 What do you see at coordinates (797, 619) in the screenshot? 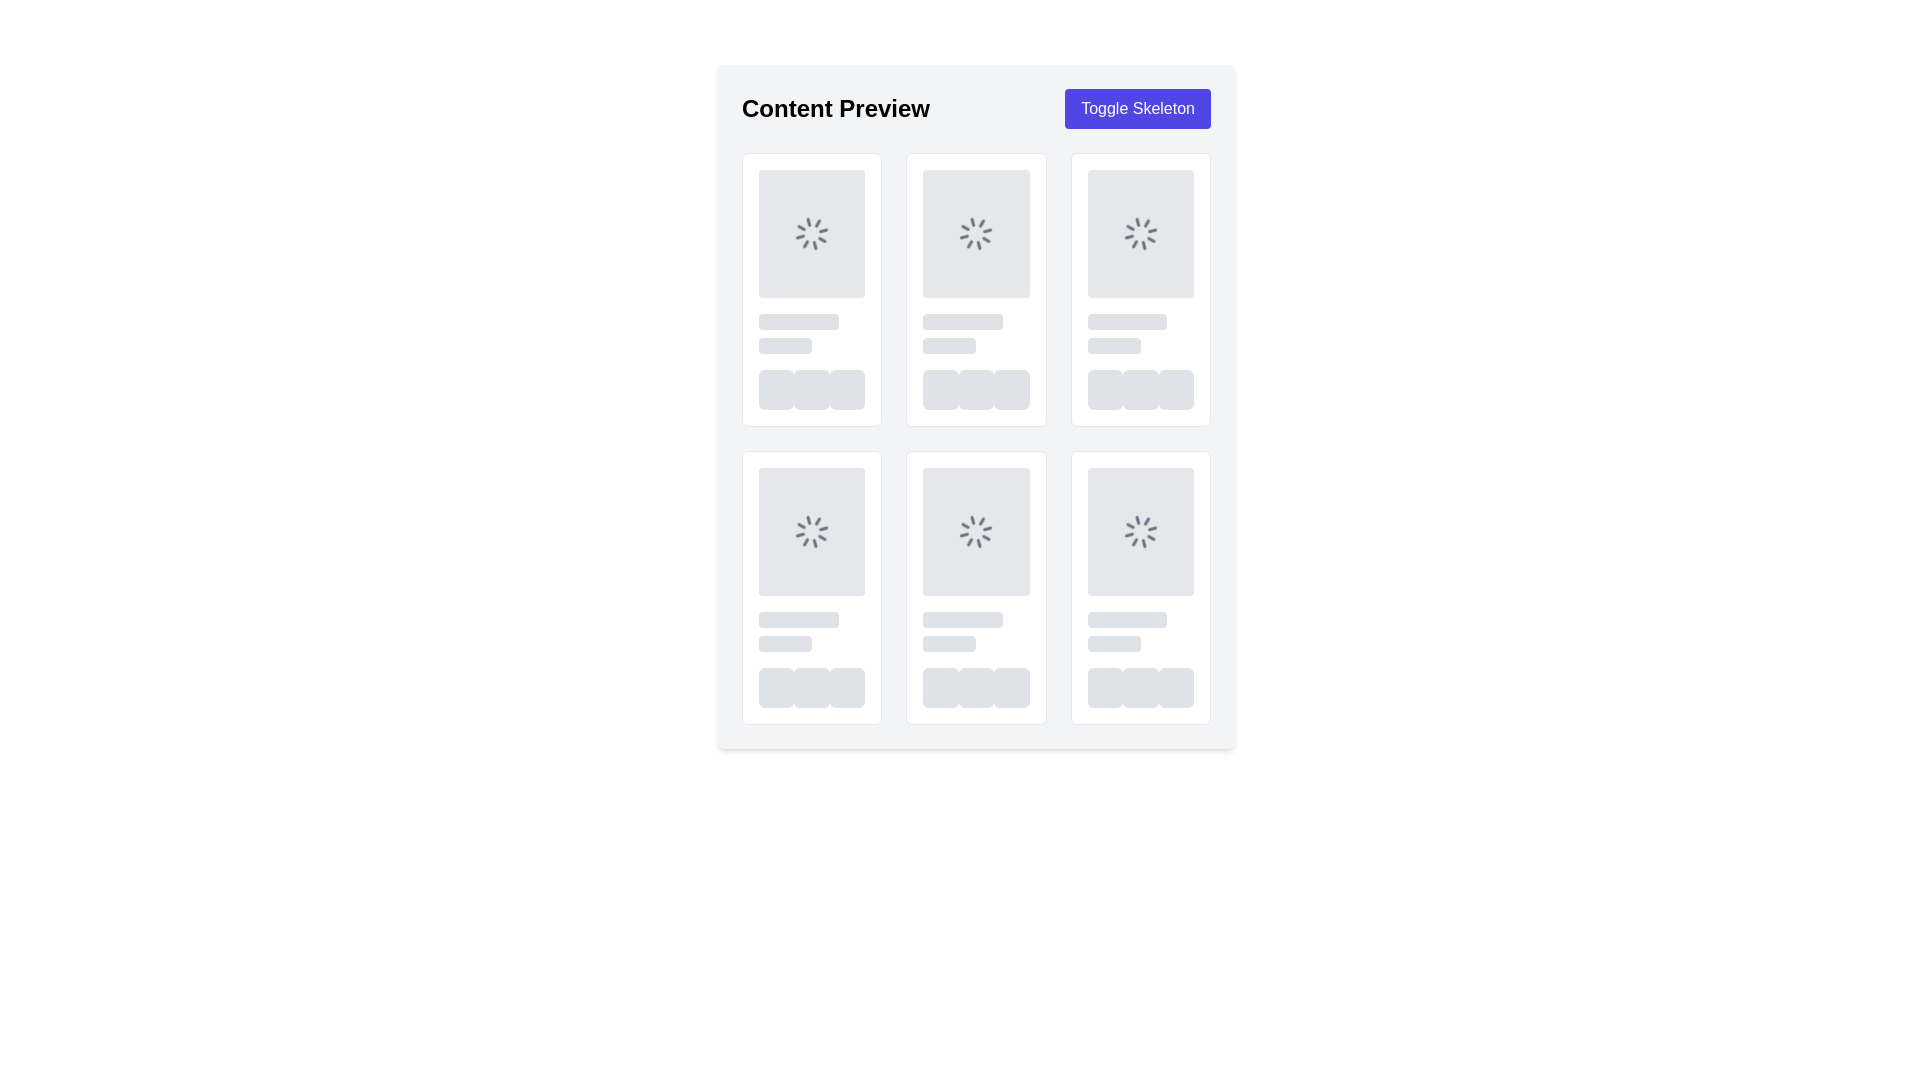
I see `the gray, rectangular Loading Placeholder element with rounded edges that is pulsating, located in the second group of placeholder elements in the second row of a grid layout` at bounding box center [797, 619].